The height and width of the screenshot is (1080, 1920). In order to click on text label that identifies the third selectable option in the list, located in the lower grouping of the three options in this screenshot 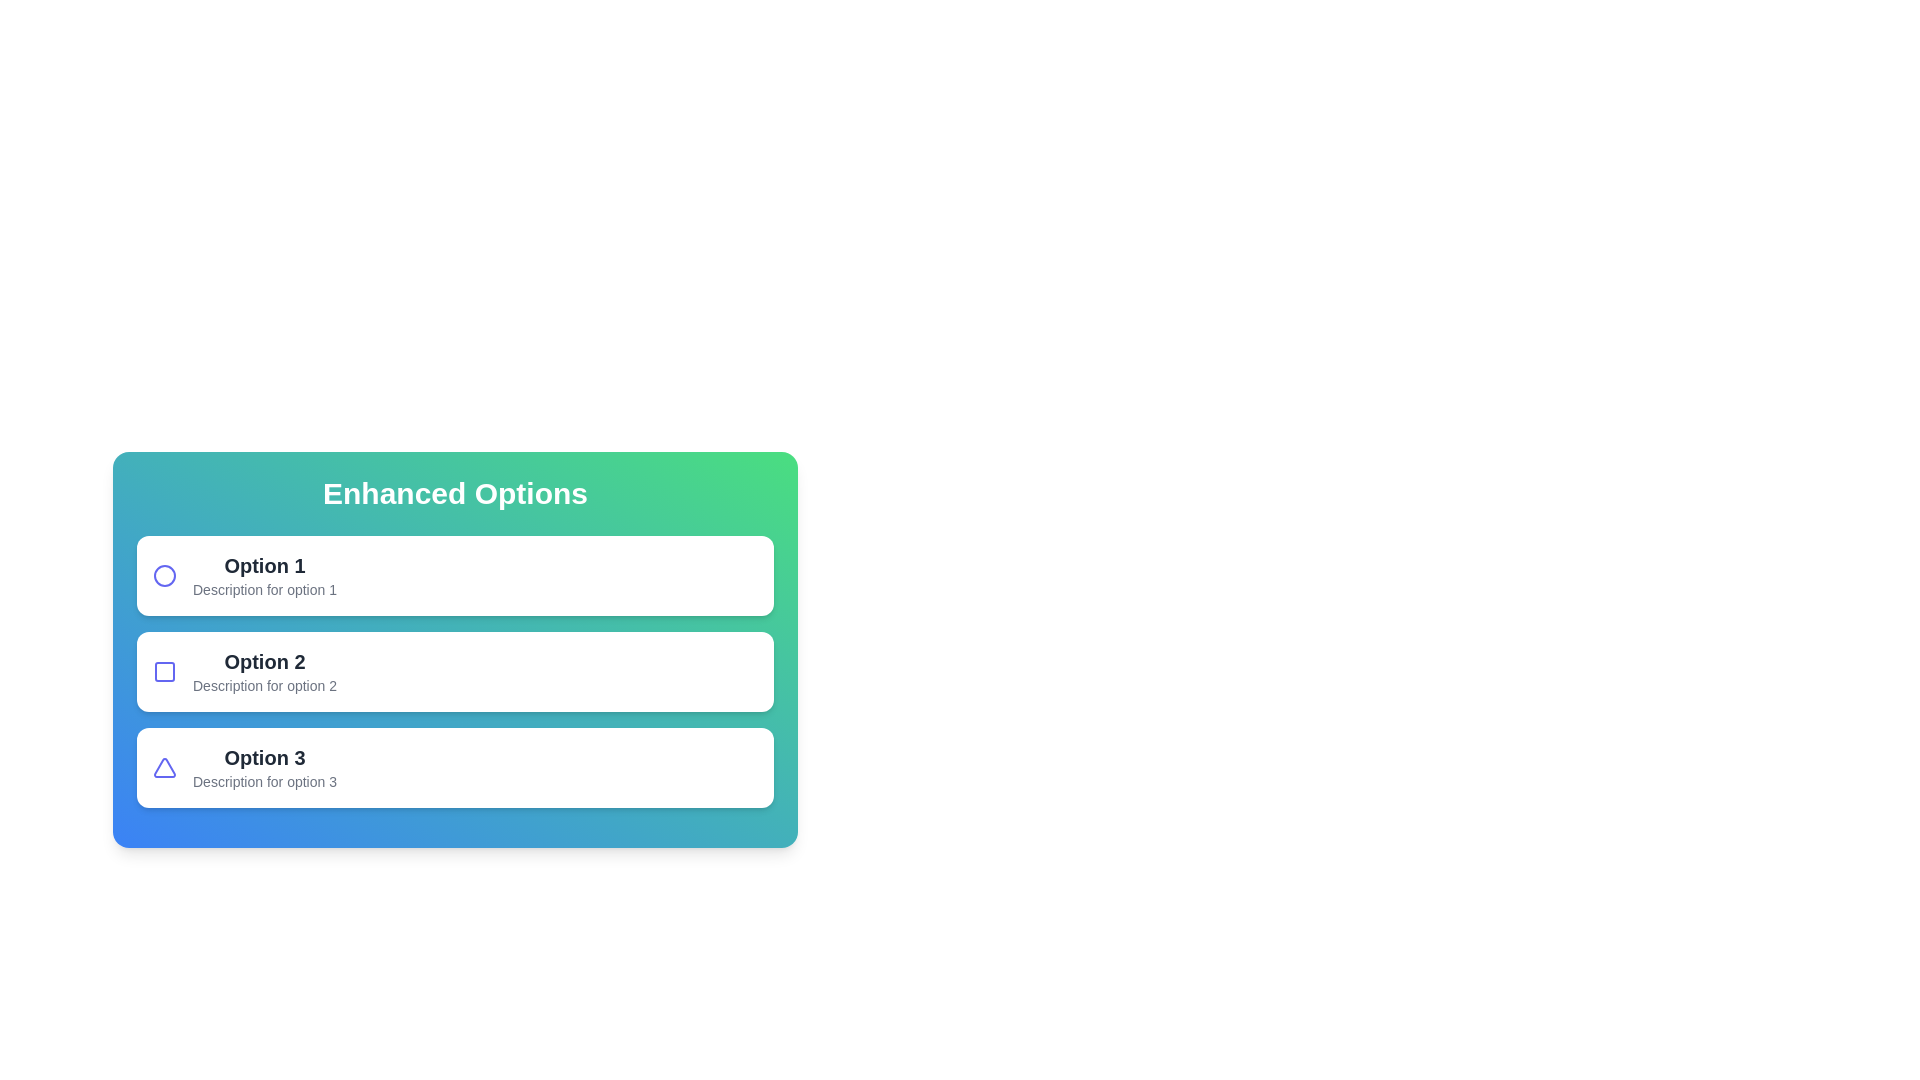, I will do `click(263, 758)`.